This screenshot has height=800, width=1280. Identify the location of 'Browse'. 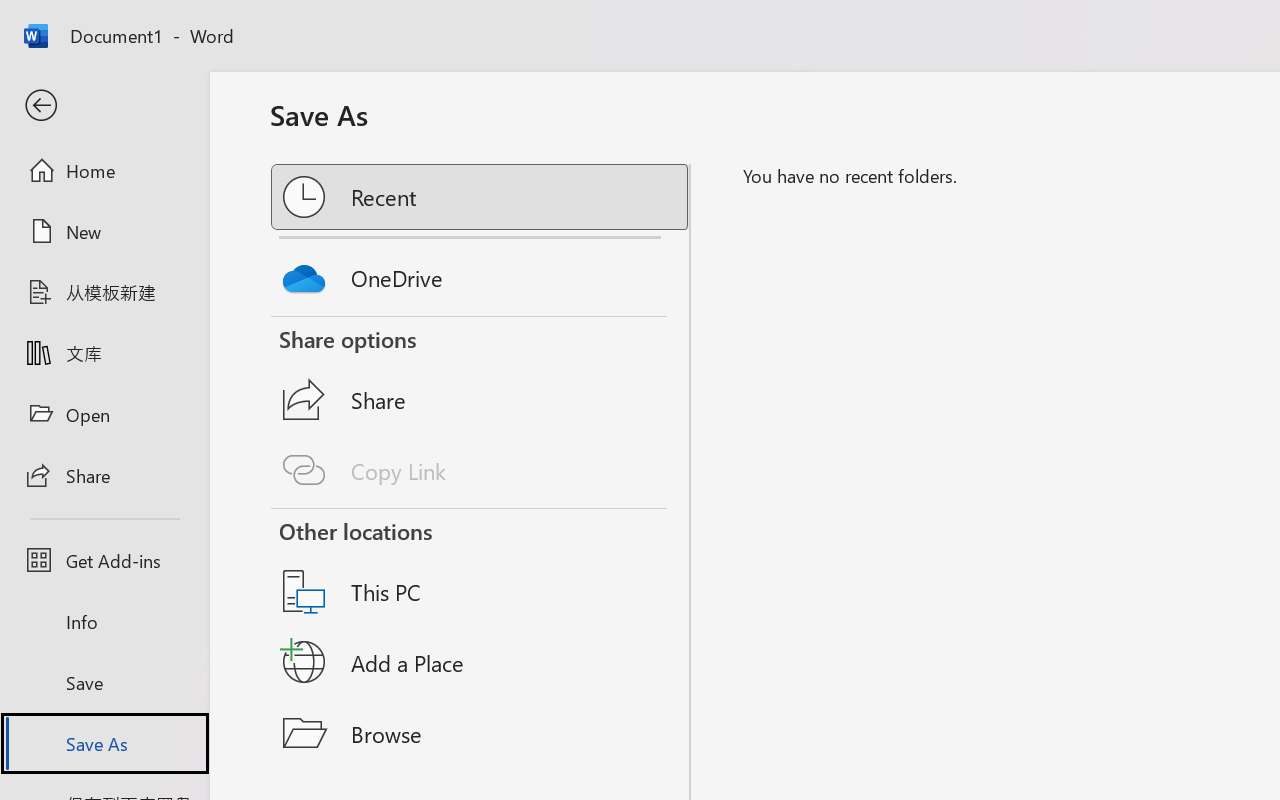
(481, 732).